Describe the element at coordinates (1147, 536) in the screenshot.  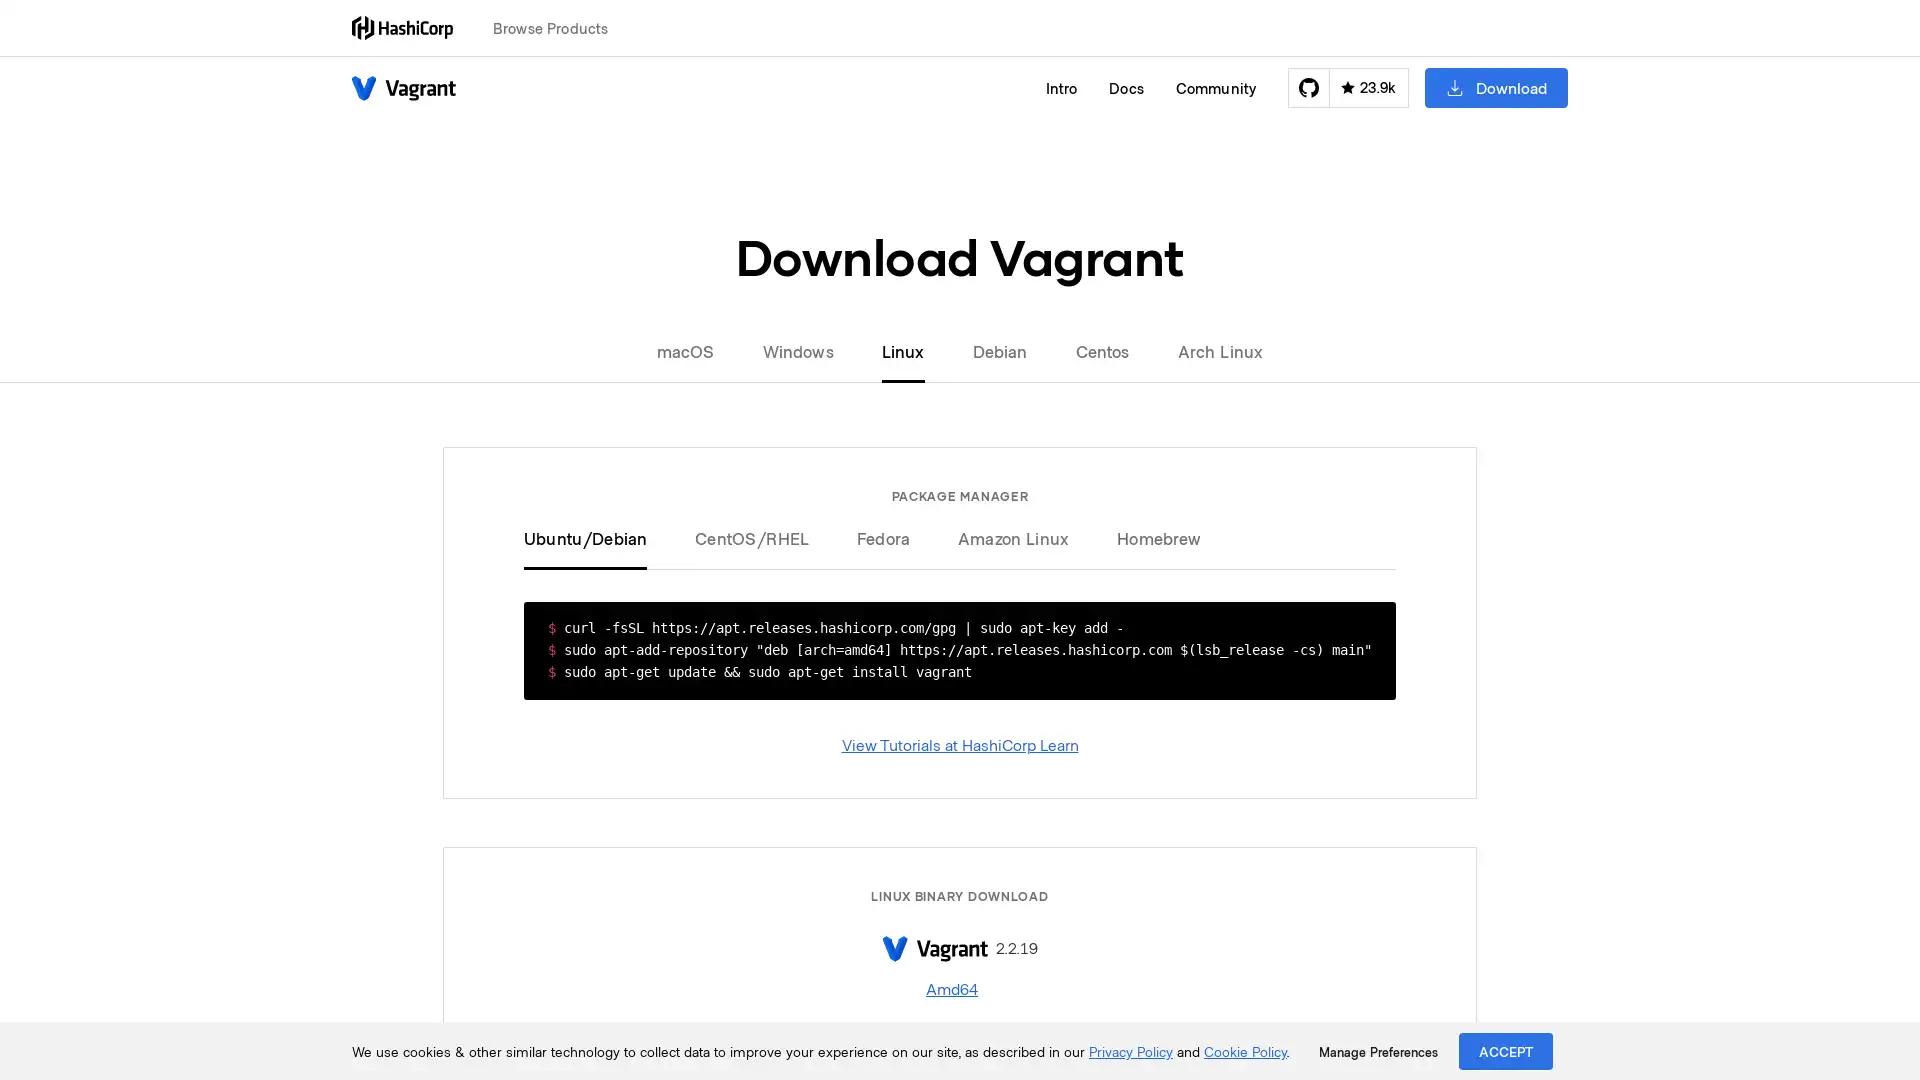
I see `Homebrew` at that location.